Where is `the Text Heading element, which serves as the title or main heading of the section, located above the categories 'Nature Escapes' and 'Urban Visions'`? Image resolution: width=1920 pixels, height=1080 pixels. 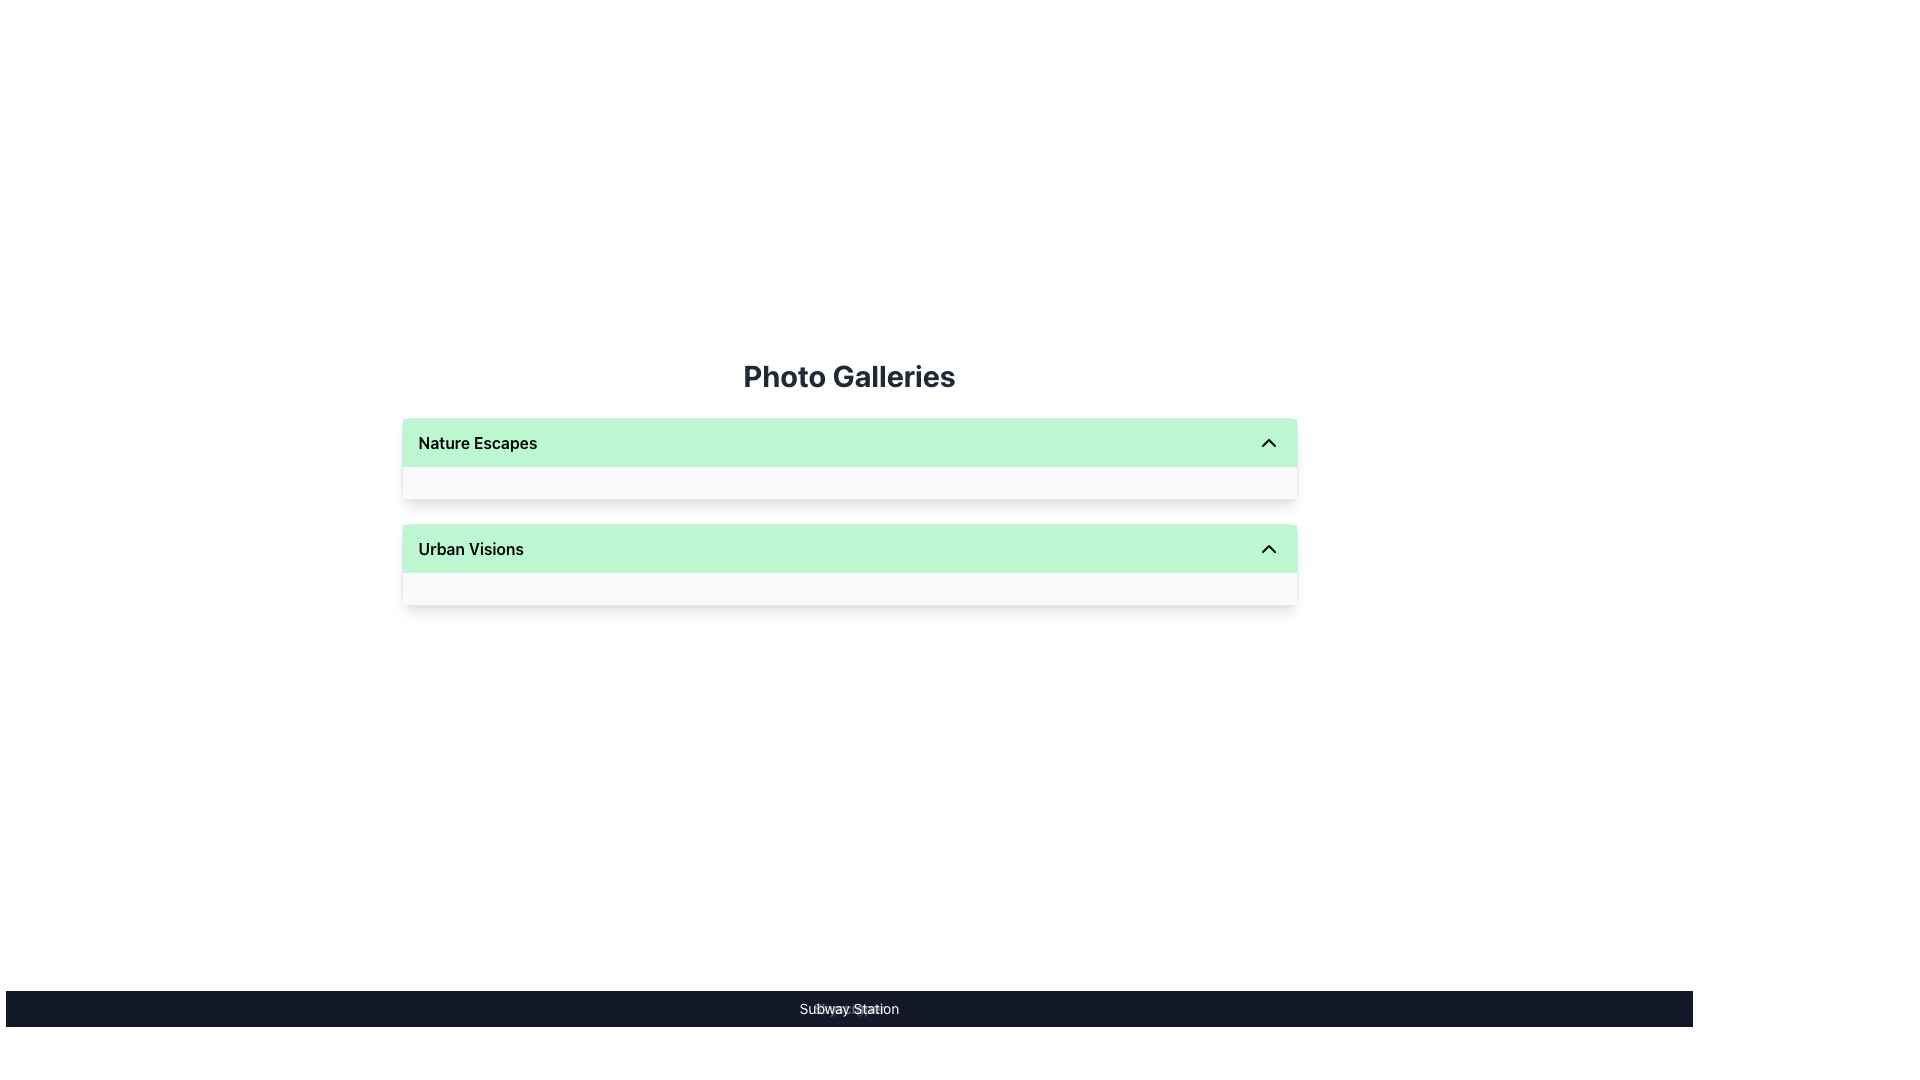
the Text Heading element, which serves as the title or main heading of the section, located above the categories 'Nature Escapes' and 'Urban Visions' is located at coordinates (849, 375).